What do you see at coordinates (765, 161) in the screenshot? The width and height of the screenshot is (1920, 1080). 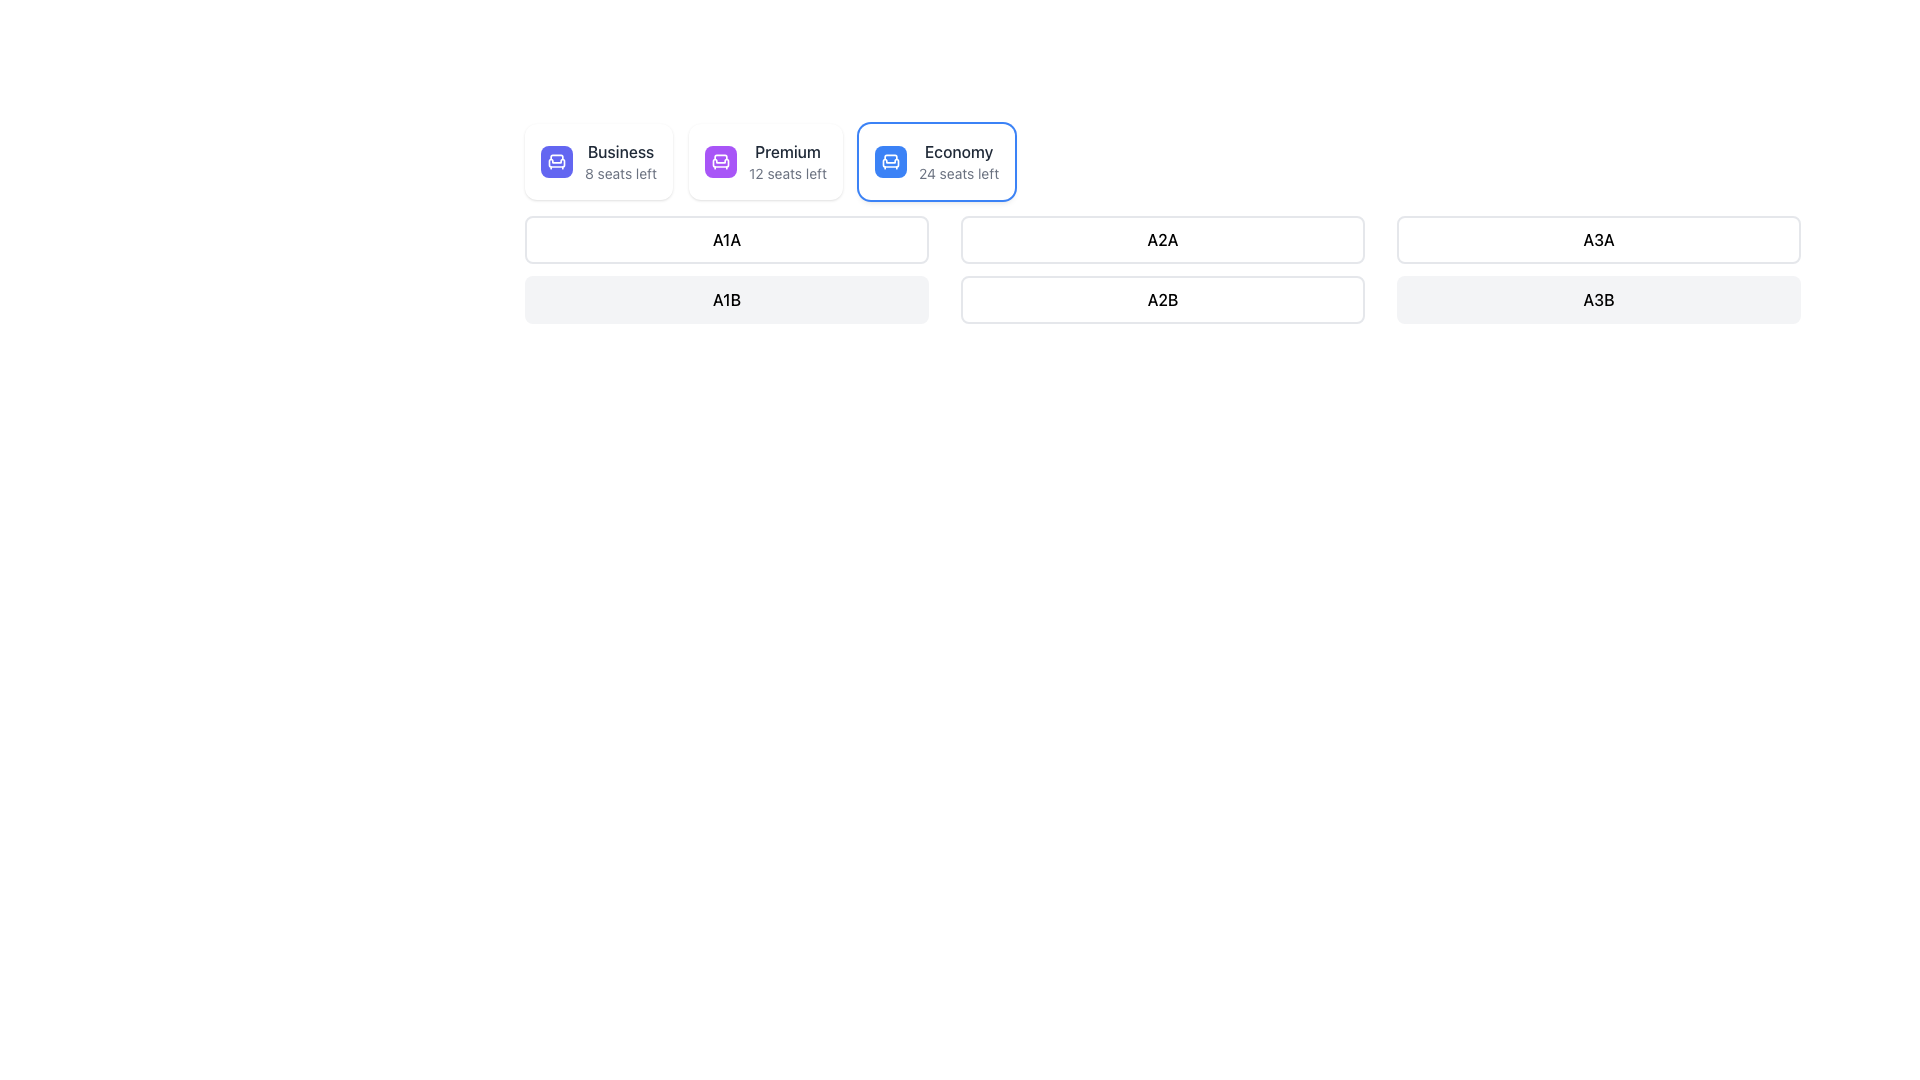 I see `text of the Display element indicating the availability of premium seats, which states '12 seats left'` at bounding box center [765, 161].